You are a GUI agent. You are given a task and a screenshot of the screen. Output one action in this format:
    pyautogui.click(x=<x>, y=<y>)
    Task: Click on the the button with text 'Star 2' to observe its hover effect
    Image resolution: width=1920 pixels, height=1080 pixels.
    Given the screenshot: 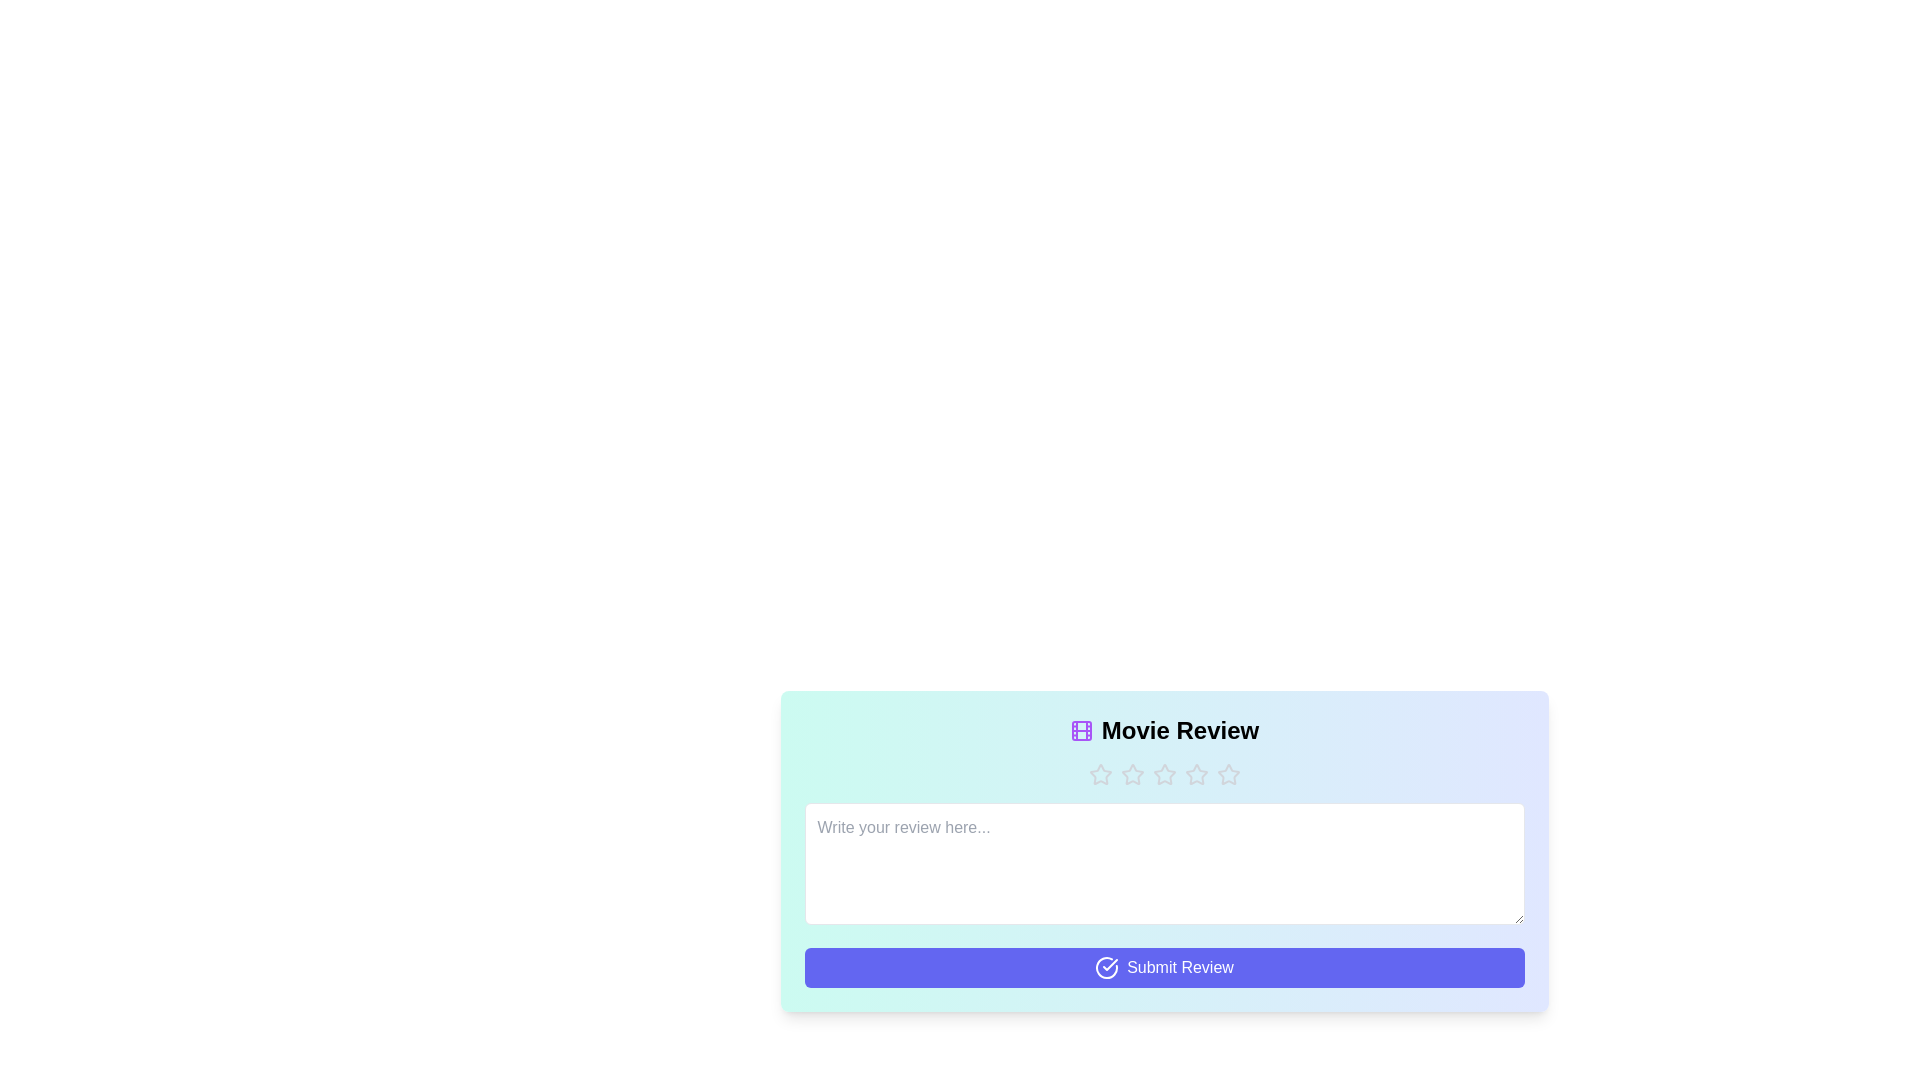 What is the action you would take?
    pyautogui.click(x=1132, y=774)
    